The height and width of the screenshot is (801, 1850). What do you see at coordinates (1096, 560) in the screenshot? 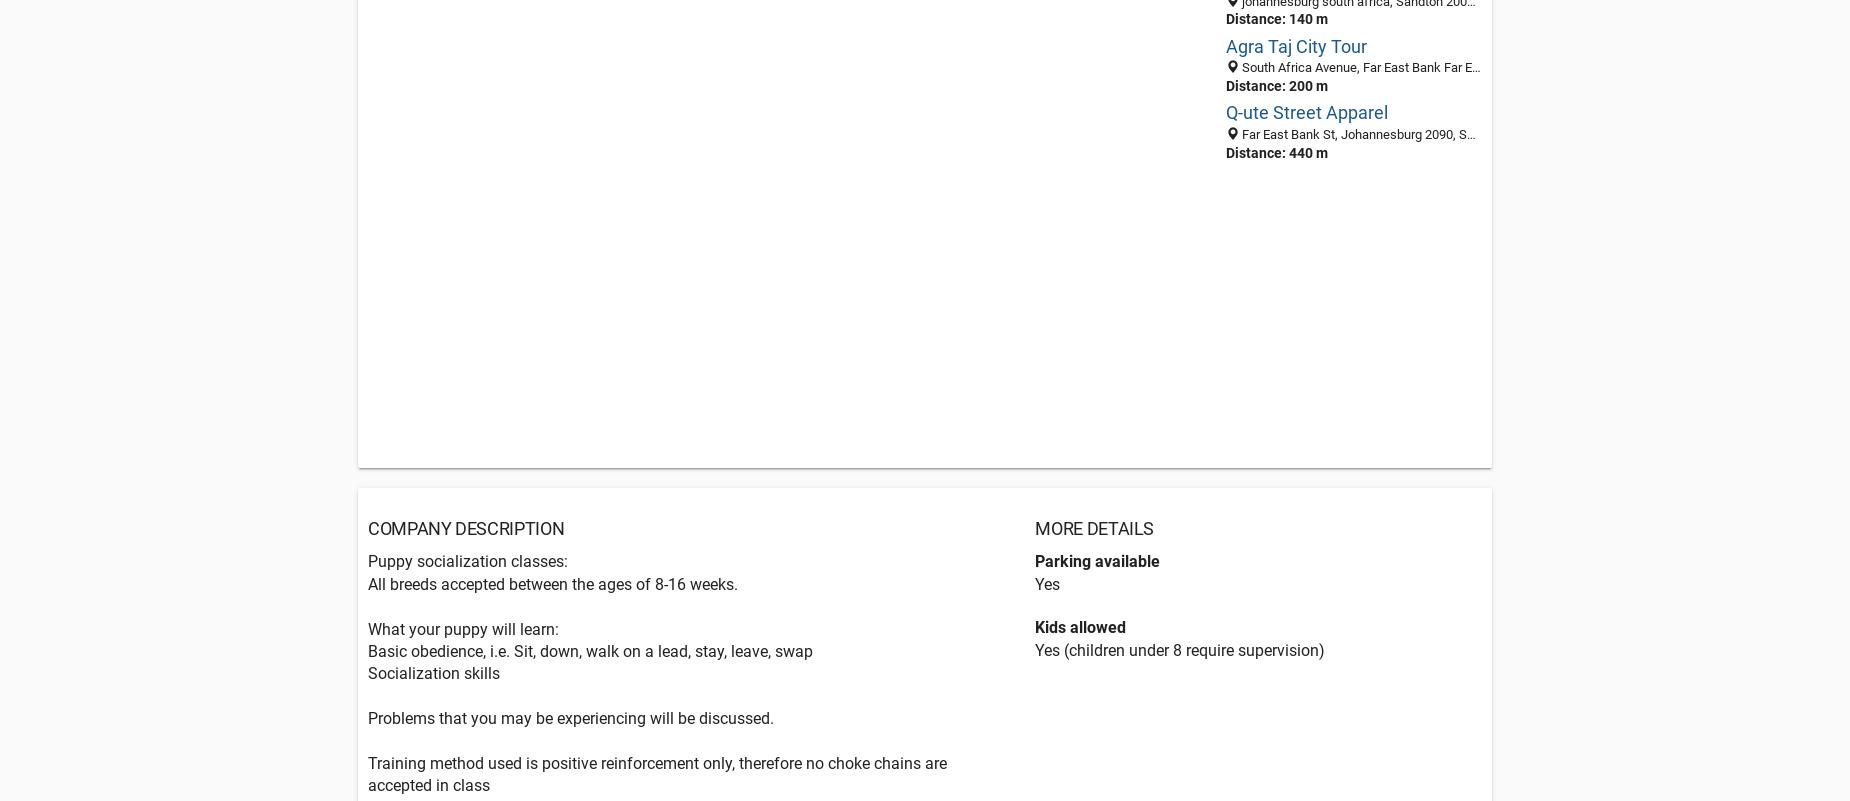
I see `'Parking available'` at bounding box center [1096, 560].